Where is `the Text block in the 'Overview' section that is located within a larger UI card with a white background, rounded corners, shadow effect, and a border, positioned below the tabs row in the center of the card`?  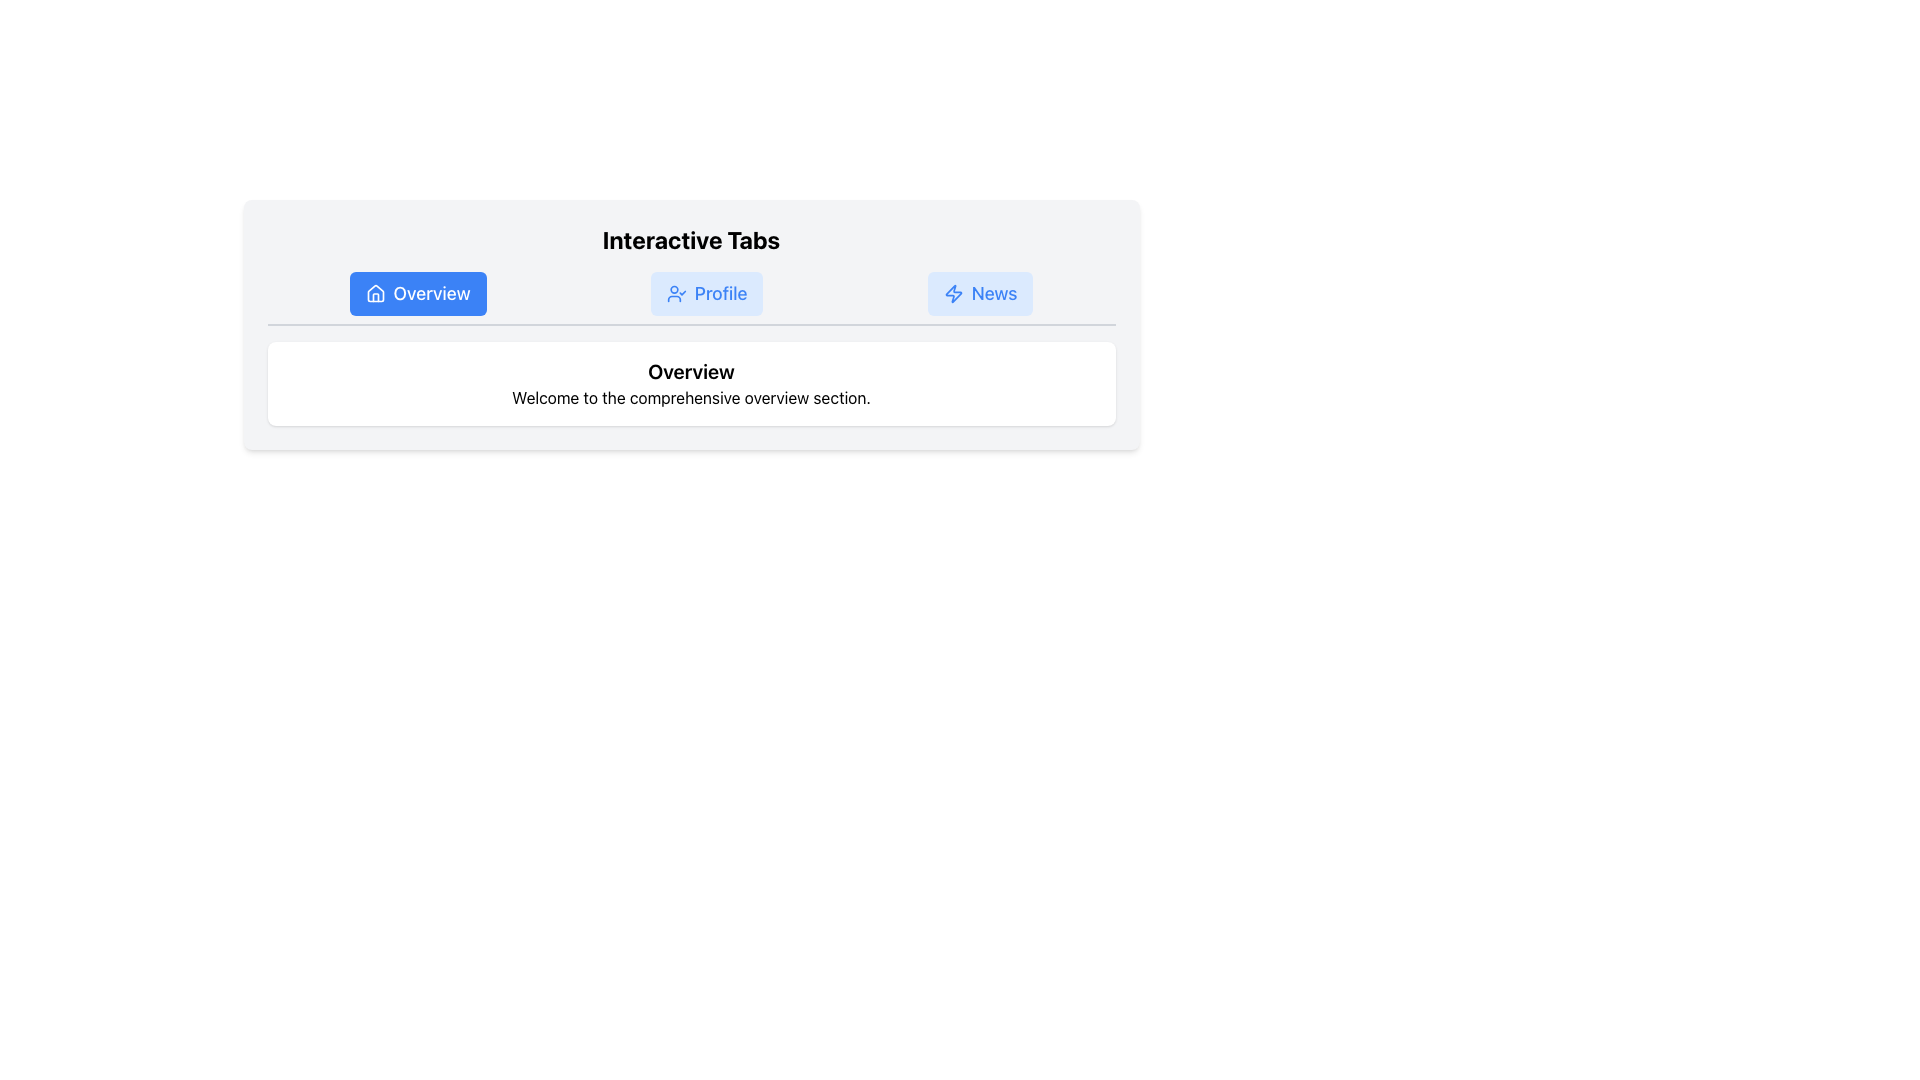 the Text block in the 'Overview' section that is located within a larger UI card with a white background, rounded corners, shadow effect, and a border, positioned below the tabs row in the center of the card is located at coordinates (691, 384).